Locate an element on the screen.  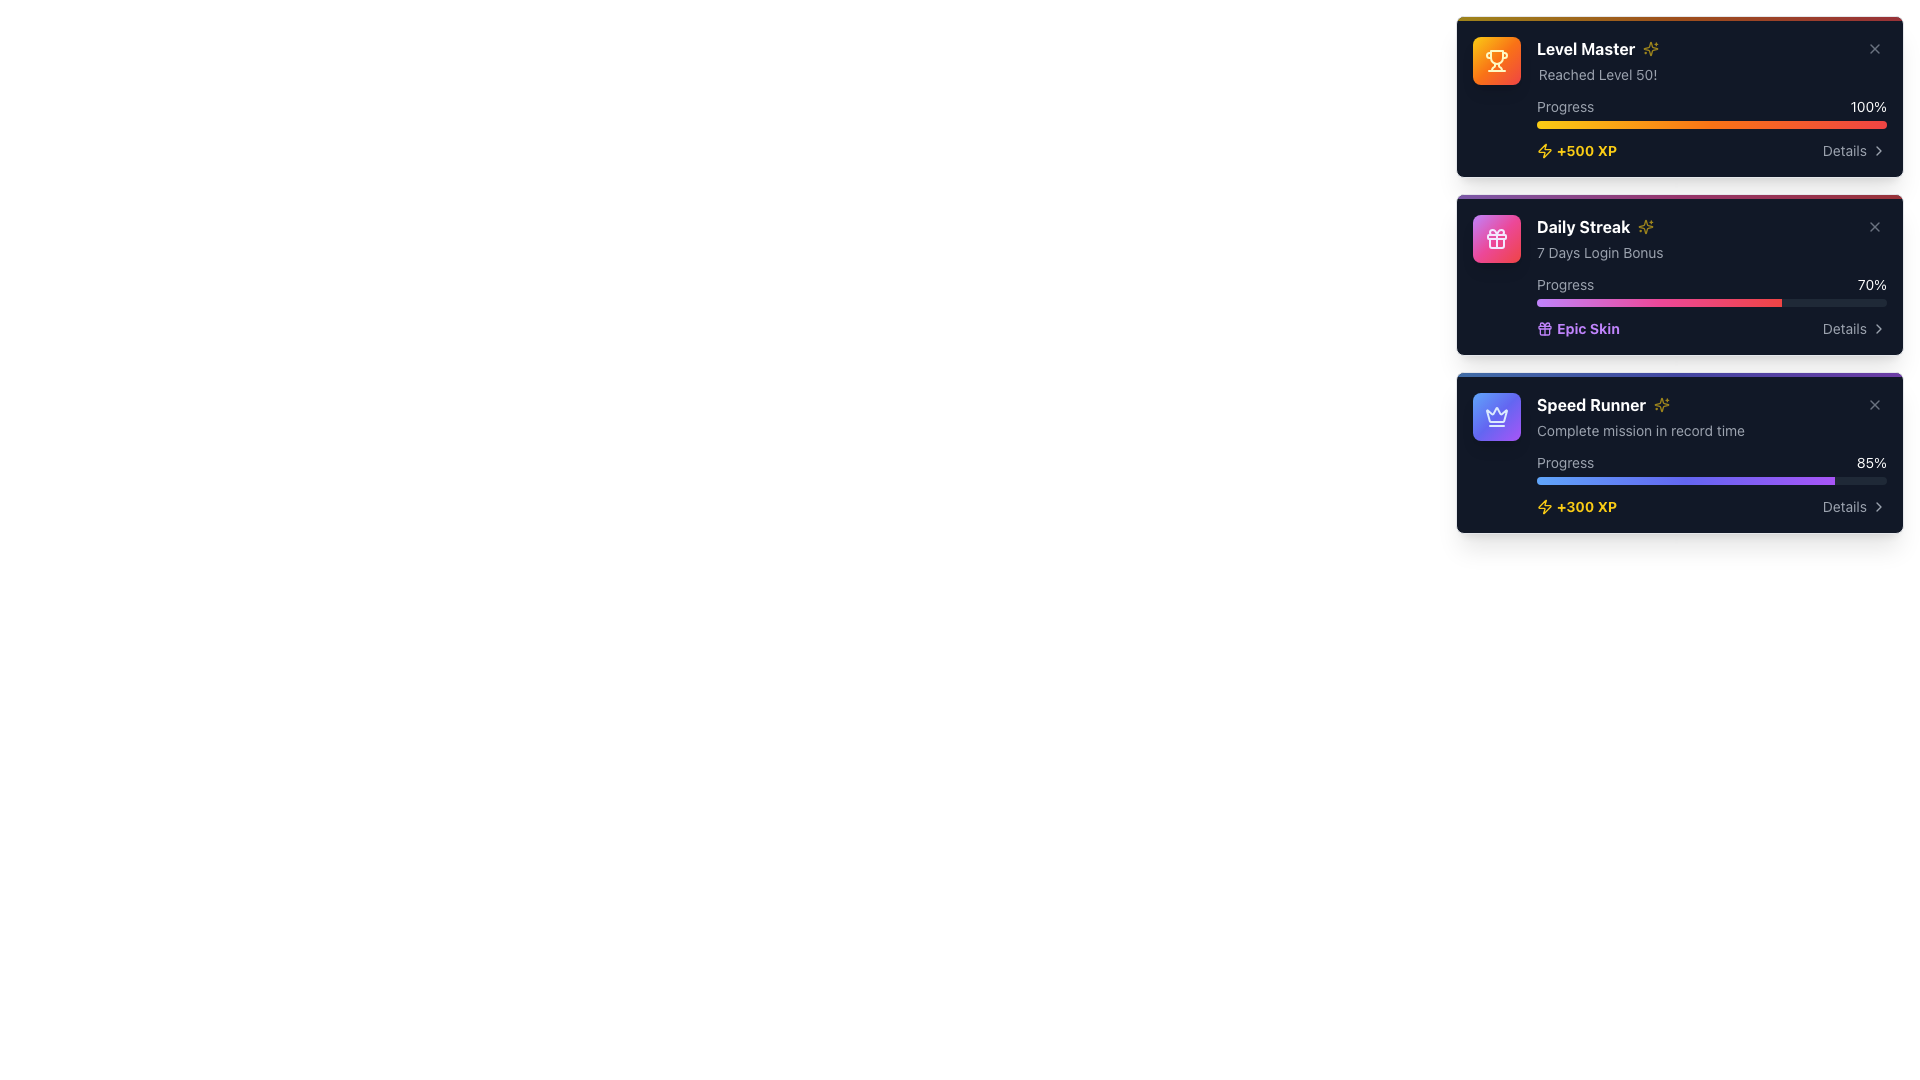
'Progress' text label, which is a small gray font located under the 'Speed Runner' title in the dark blue background, adjacent to the progress bar and percentage indicator, for additional details in the debugging tools is located at coordinates (1564, 462).